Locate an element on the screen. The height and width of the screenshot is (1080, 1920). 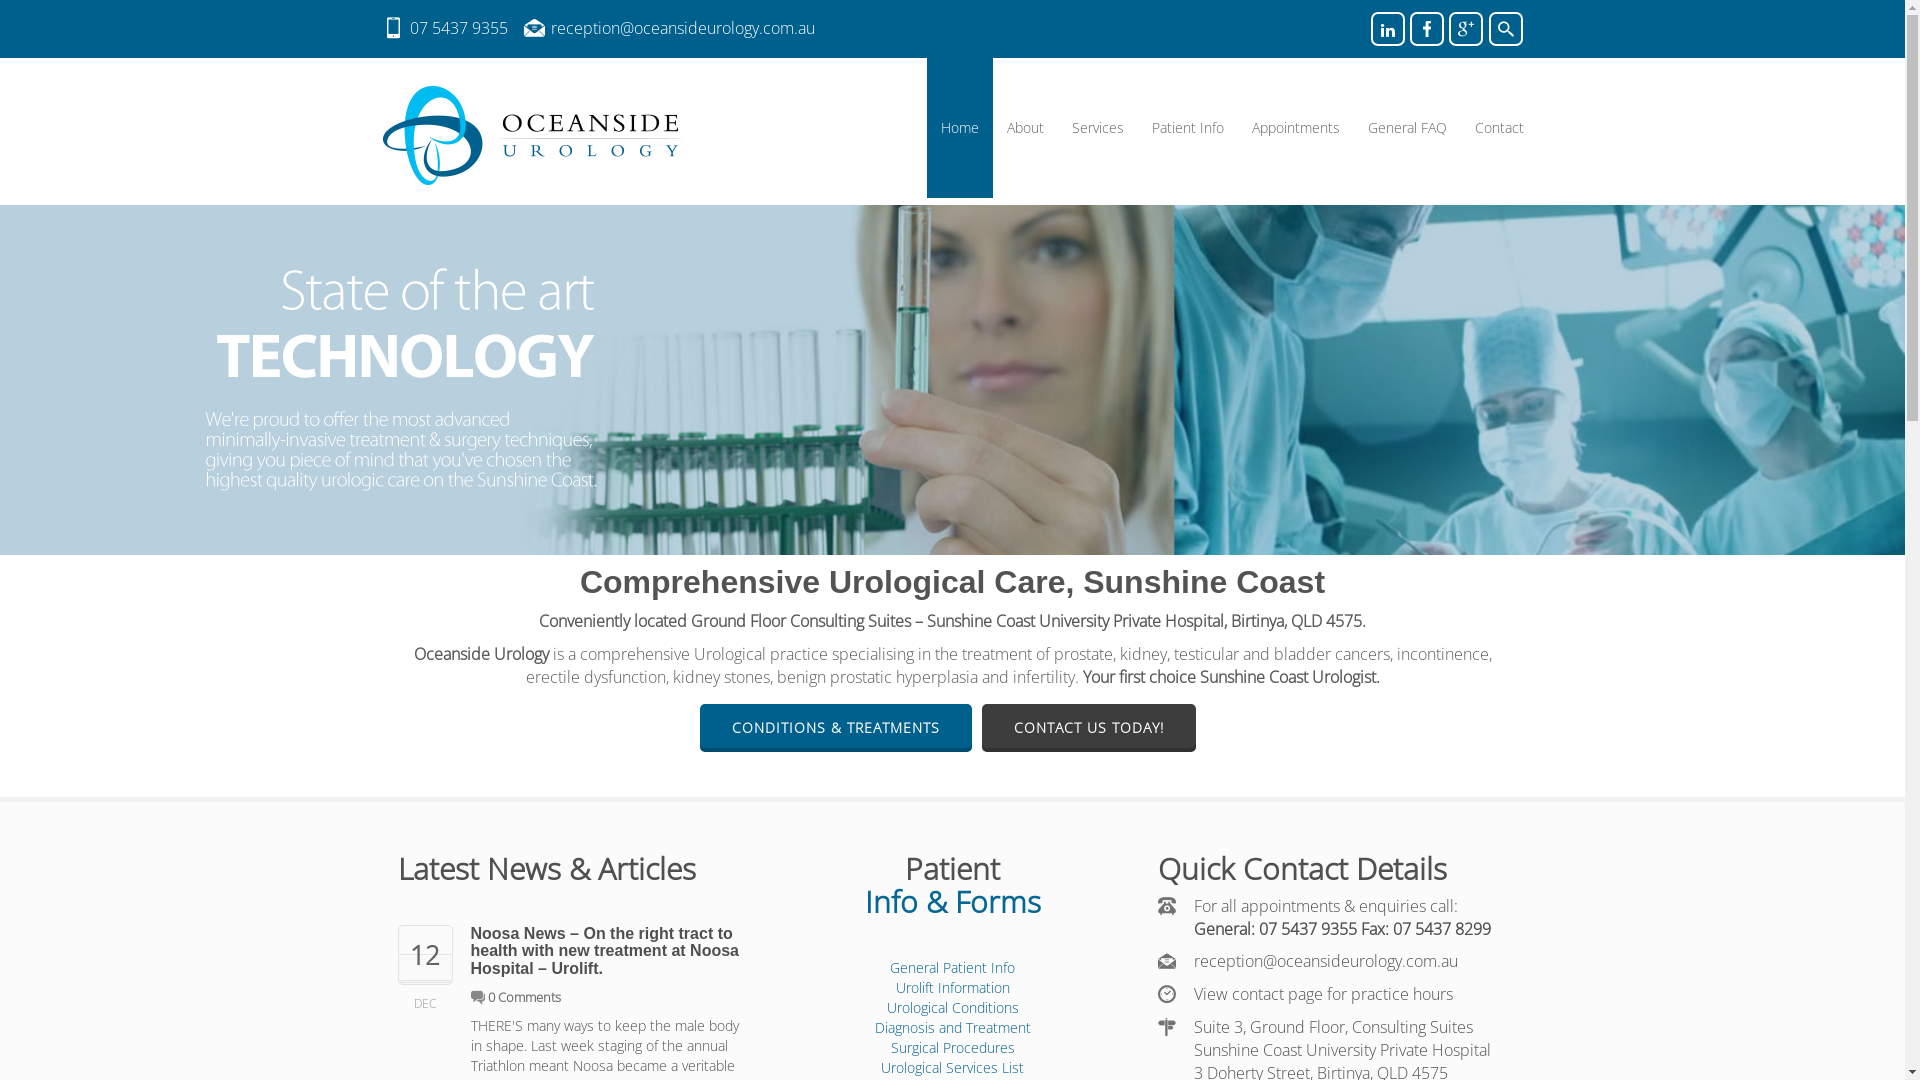
'Appointments' is located at coordinates (1296, 127).